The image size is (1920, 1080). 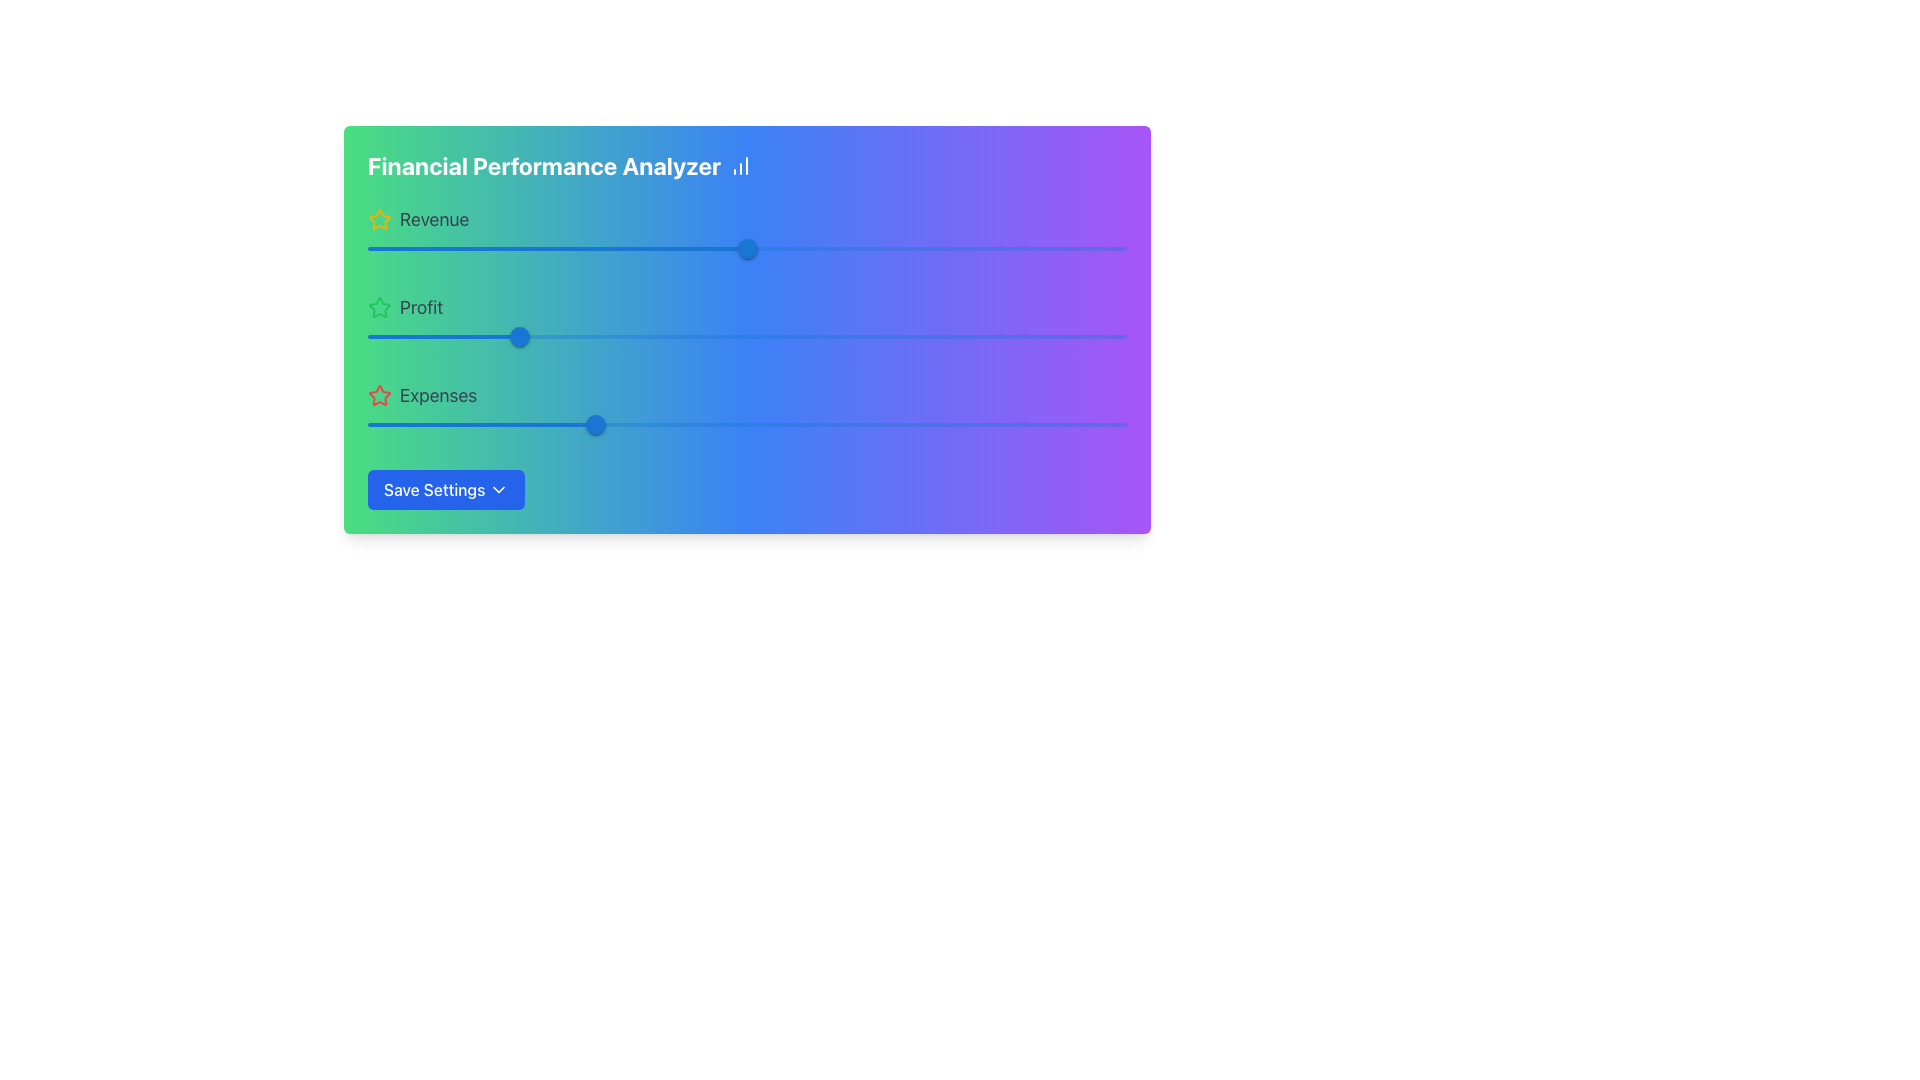 What do you see at coordinates (520, 335) in the screenshot?
I see `slider value` at bounding box center [520, 335].